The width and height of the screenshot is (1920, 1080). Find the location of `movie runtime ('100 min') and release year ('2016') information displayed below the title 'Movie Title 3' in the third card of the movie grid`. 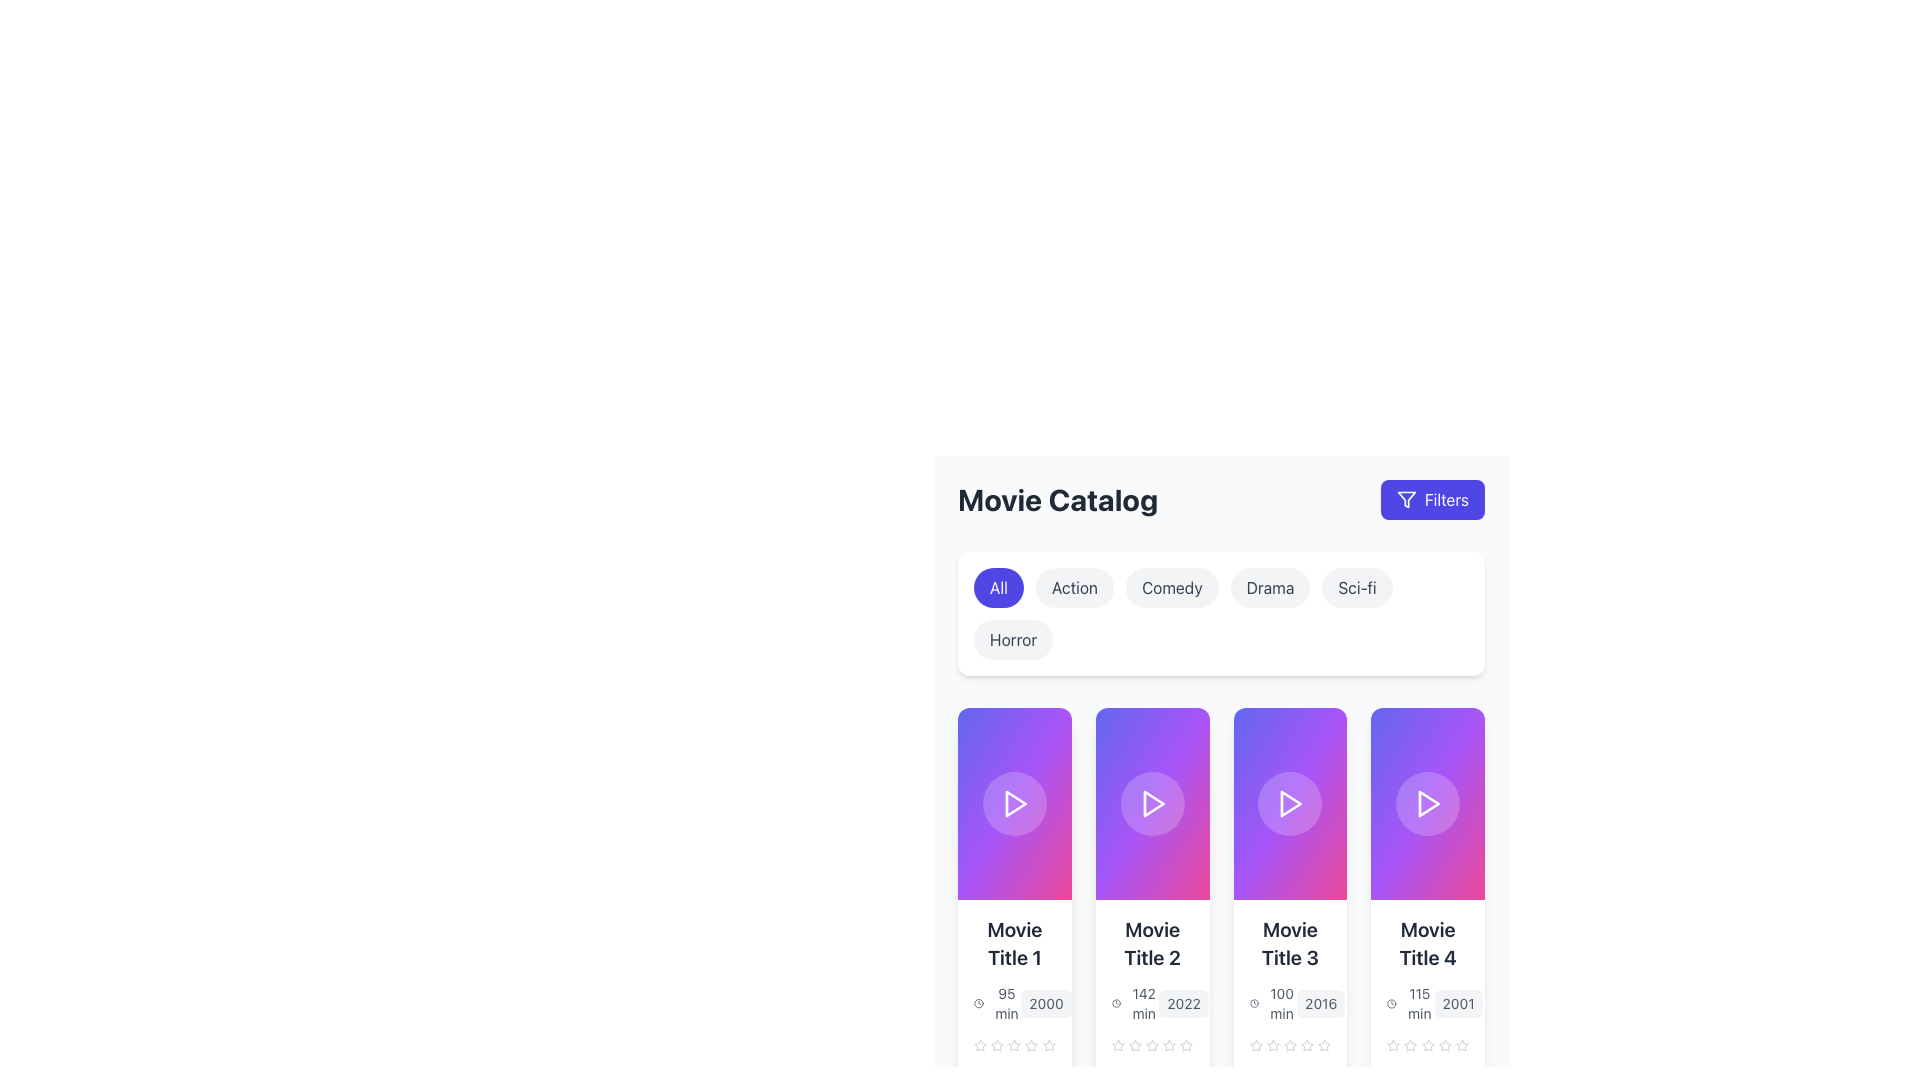

movie runtime ('100 min') and release year ('2016') information displayed below the title 'Movie Title 3' in the third card of the movie grid is located at coordinates (1290, 1003).